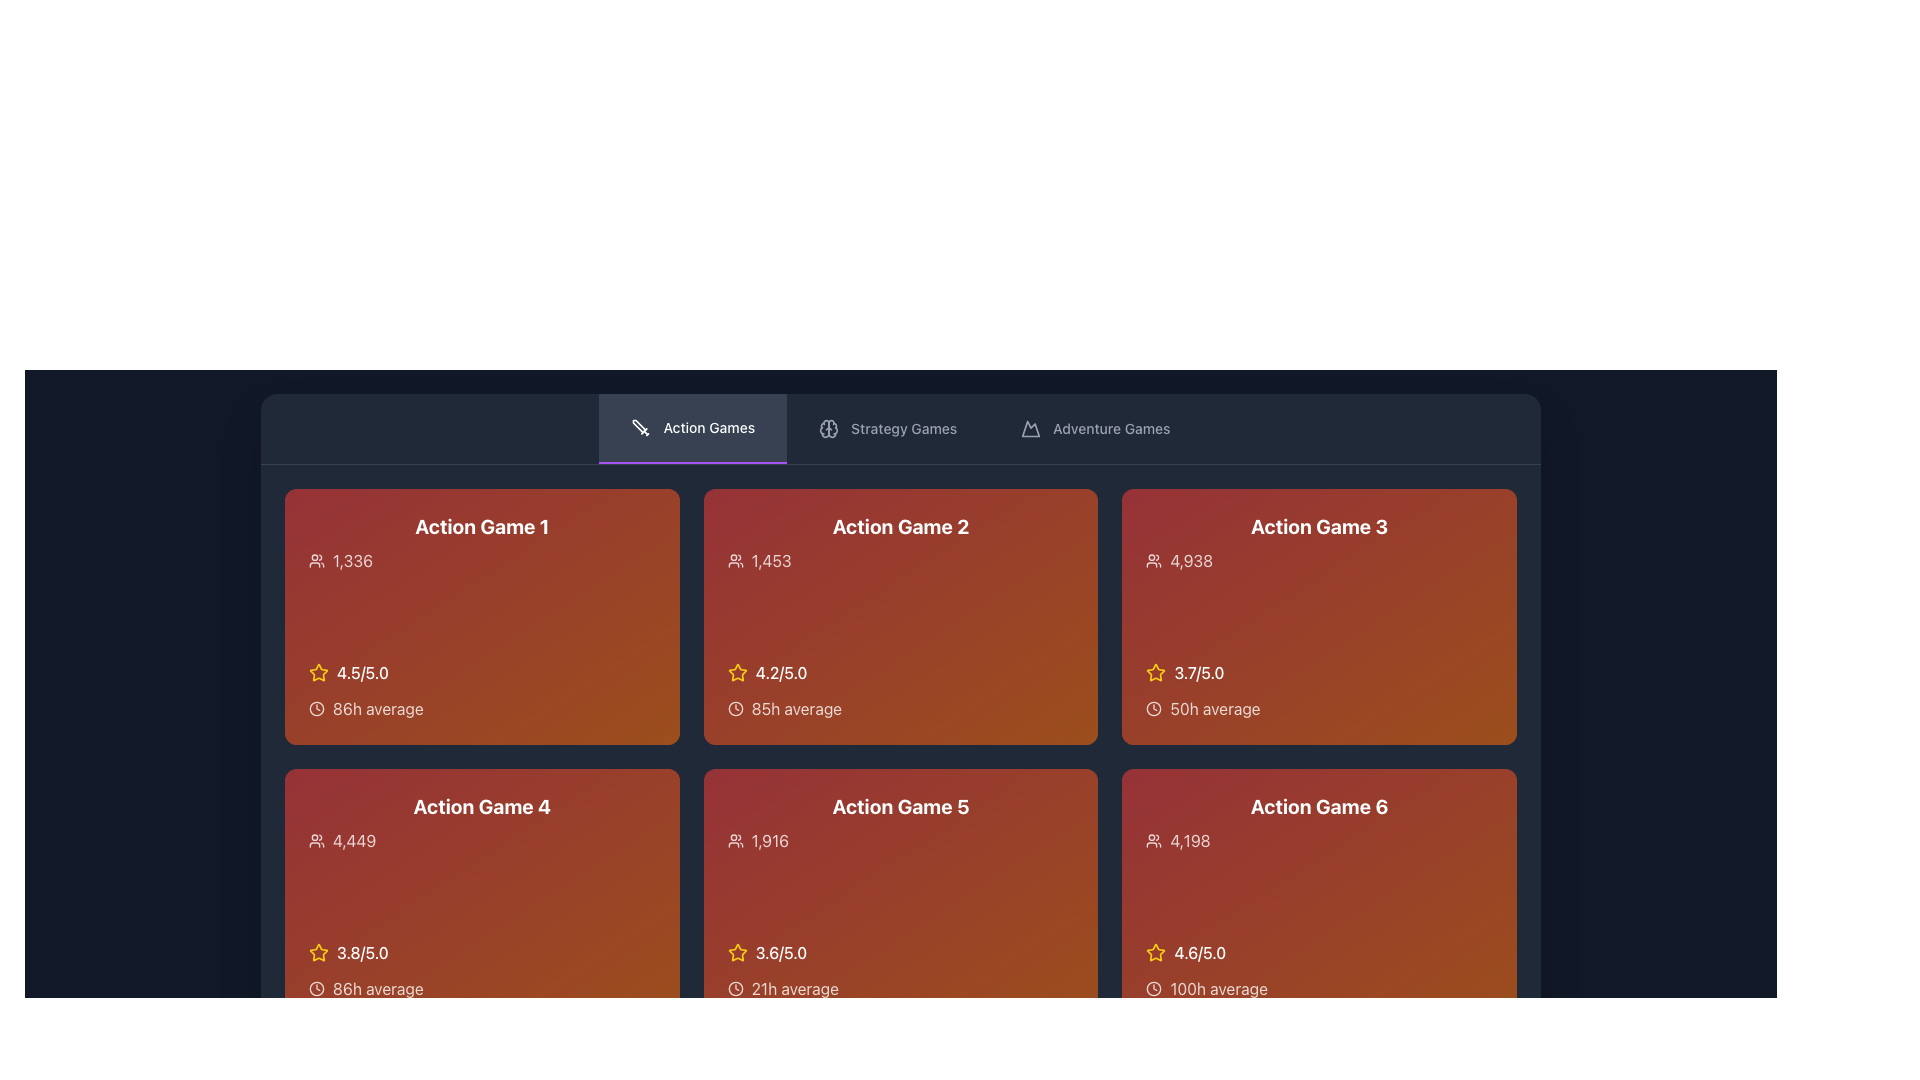 The height and width of the screenshot is (1080, 1920). I want to click on outline of the SVG Circle Element that serves as the decorative component of the clock icon located in the bottom-right section of the interface, so click(1154, 987).